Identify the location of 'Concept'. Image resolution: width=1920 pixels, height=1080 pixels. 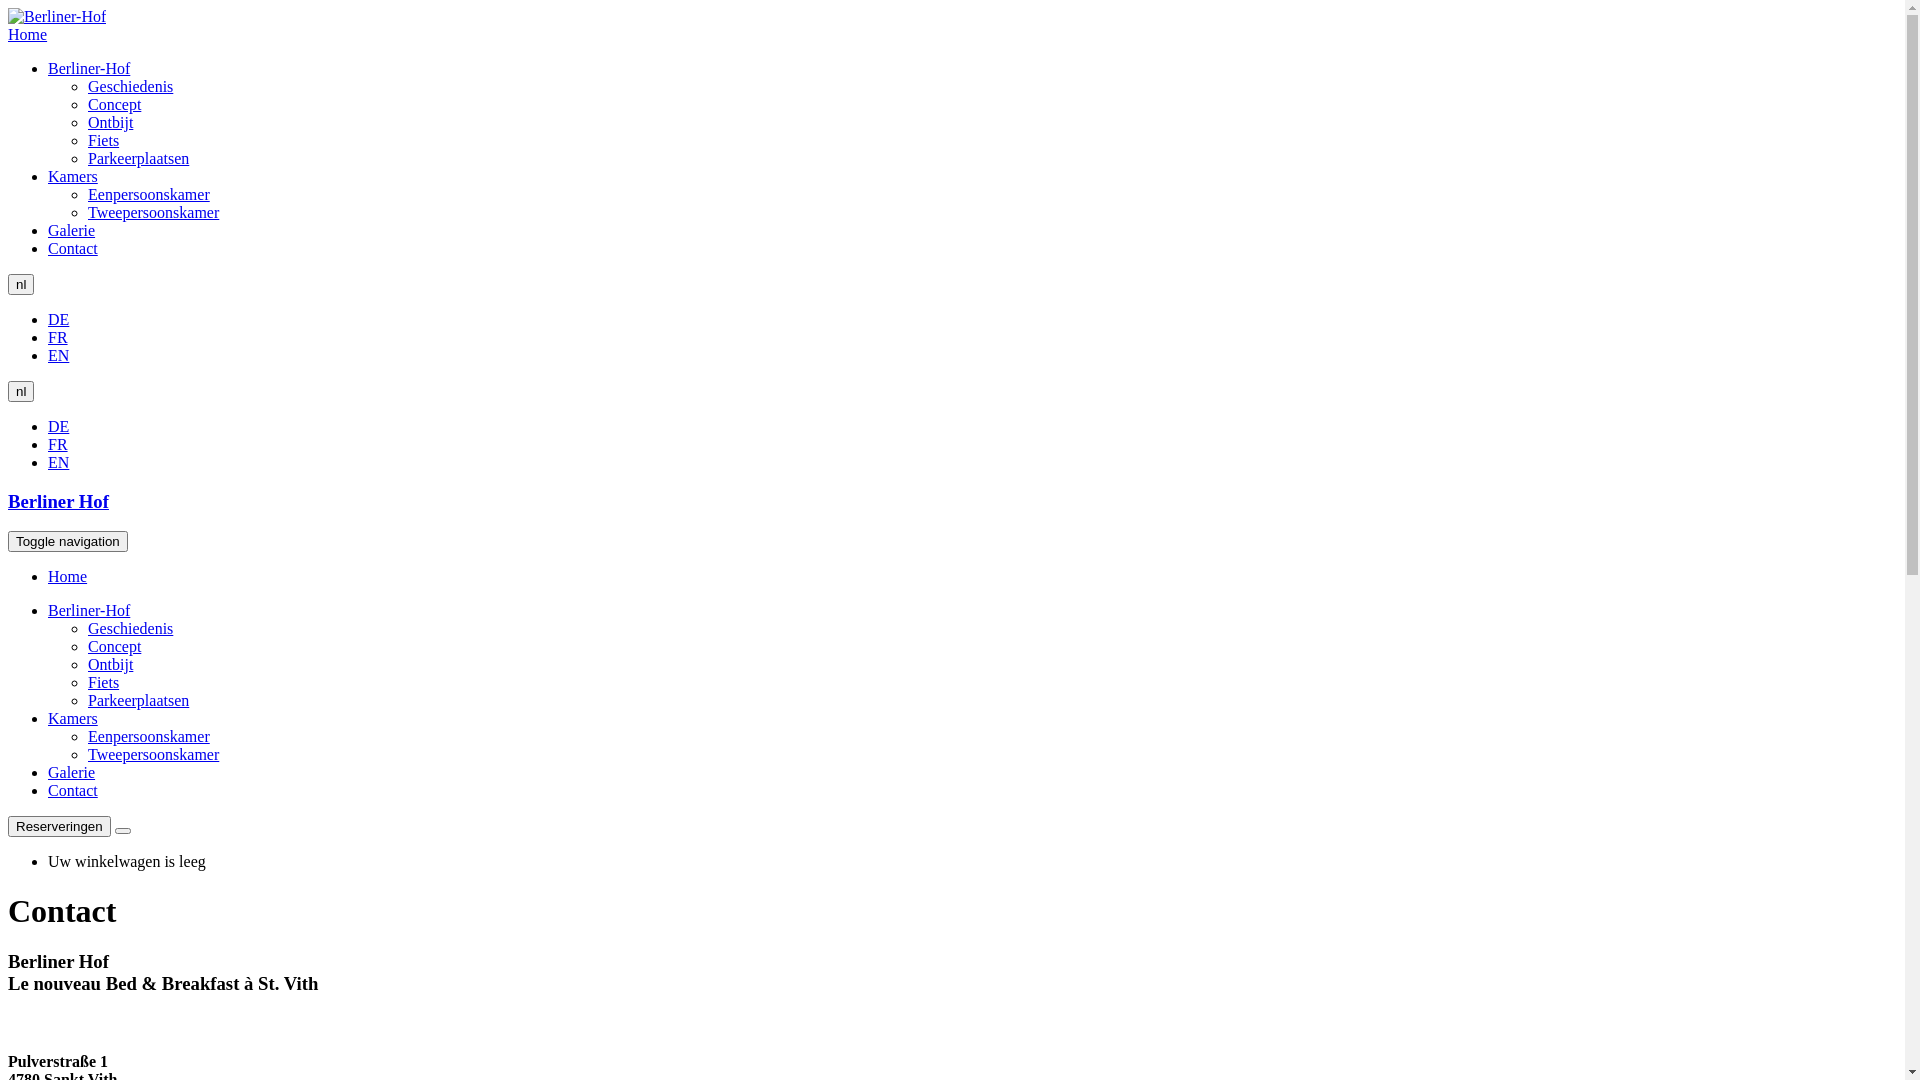
(113, 104).